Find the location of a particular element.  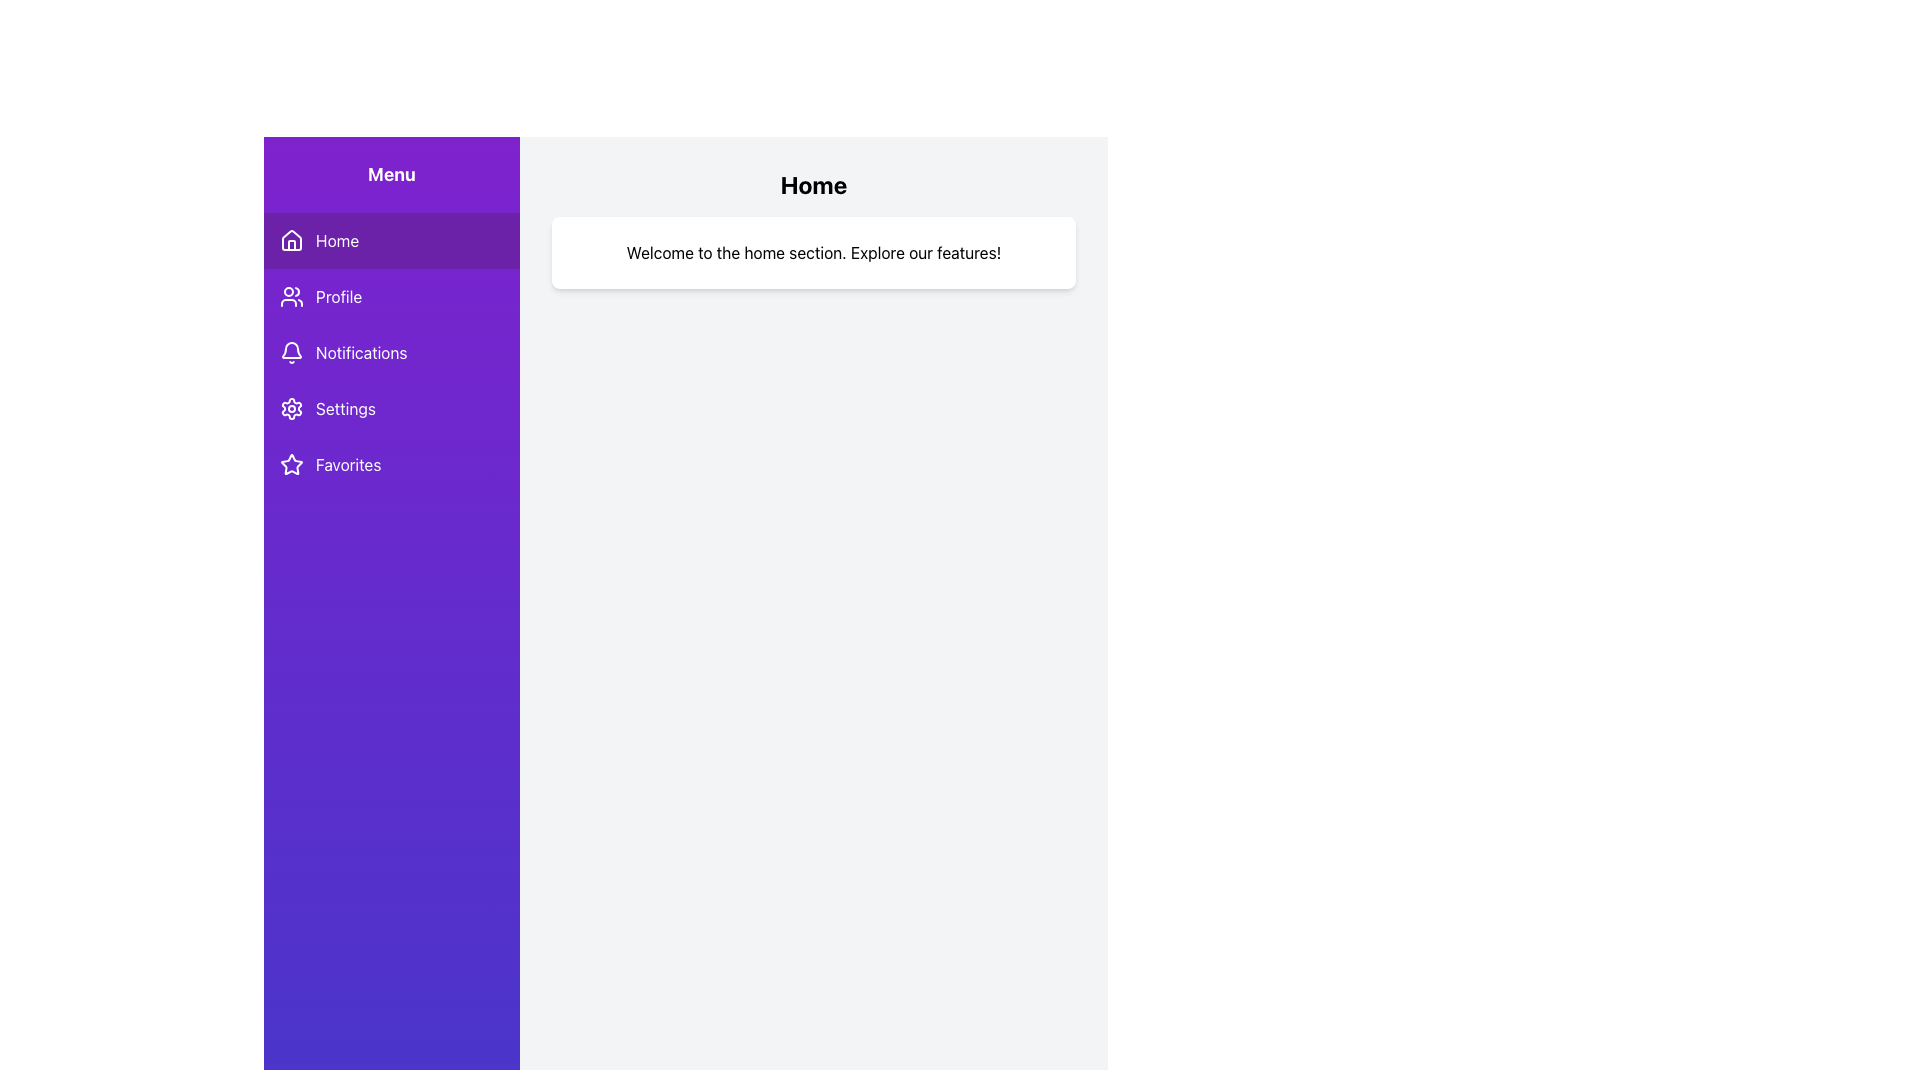

the fifth item in the vertical navigation menu is located at coordinates (392, 465).